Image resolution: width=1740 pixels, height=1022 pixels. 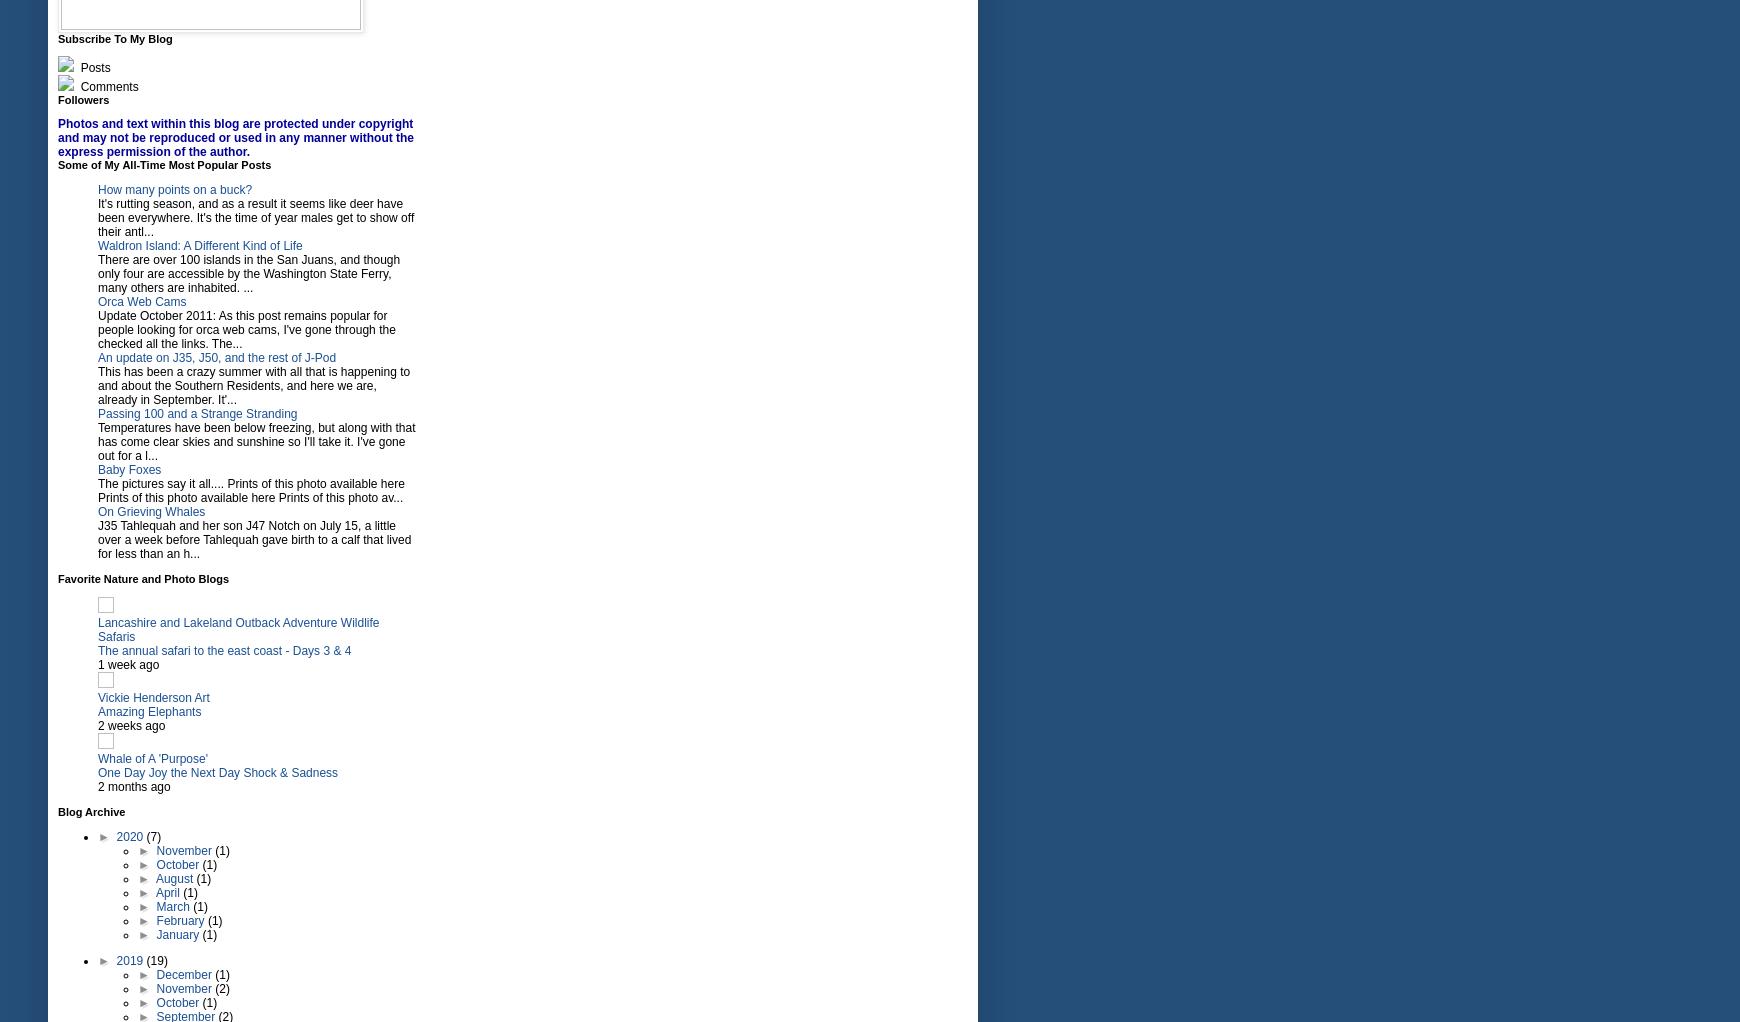 What do you see at coordinates (184, 973) in the screenshot?
I see `'December'` at bounding box center [184, 973].